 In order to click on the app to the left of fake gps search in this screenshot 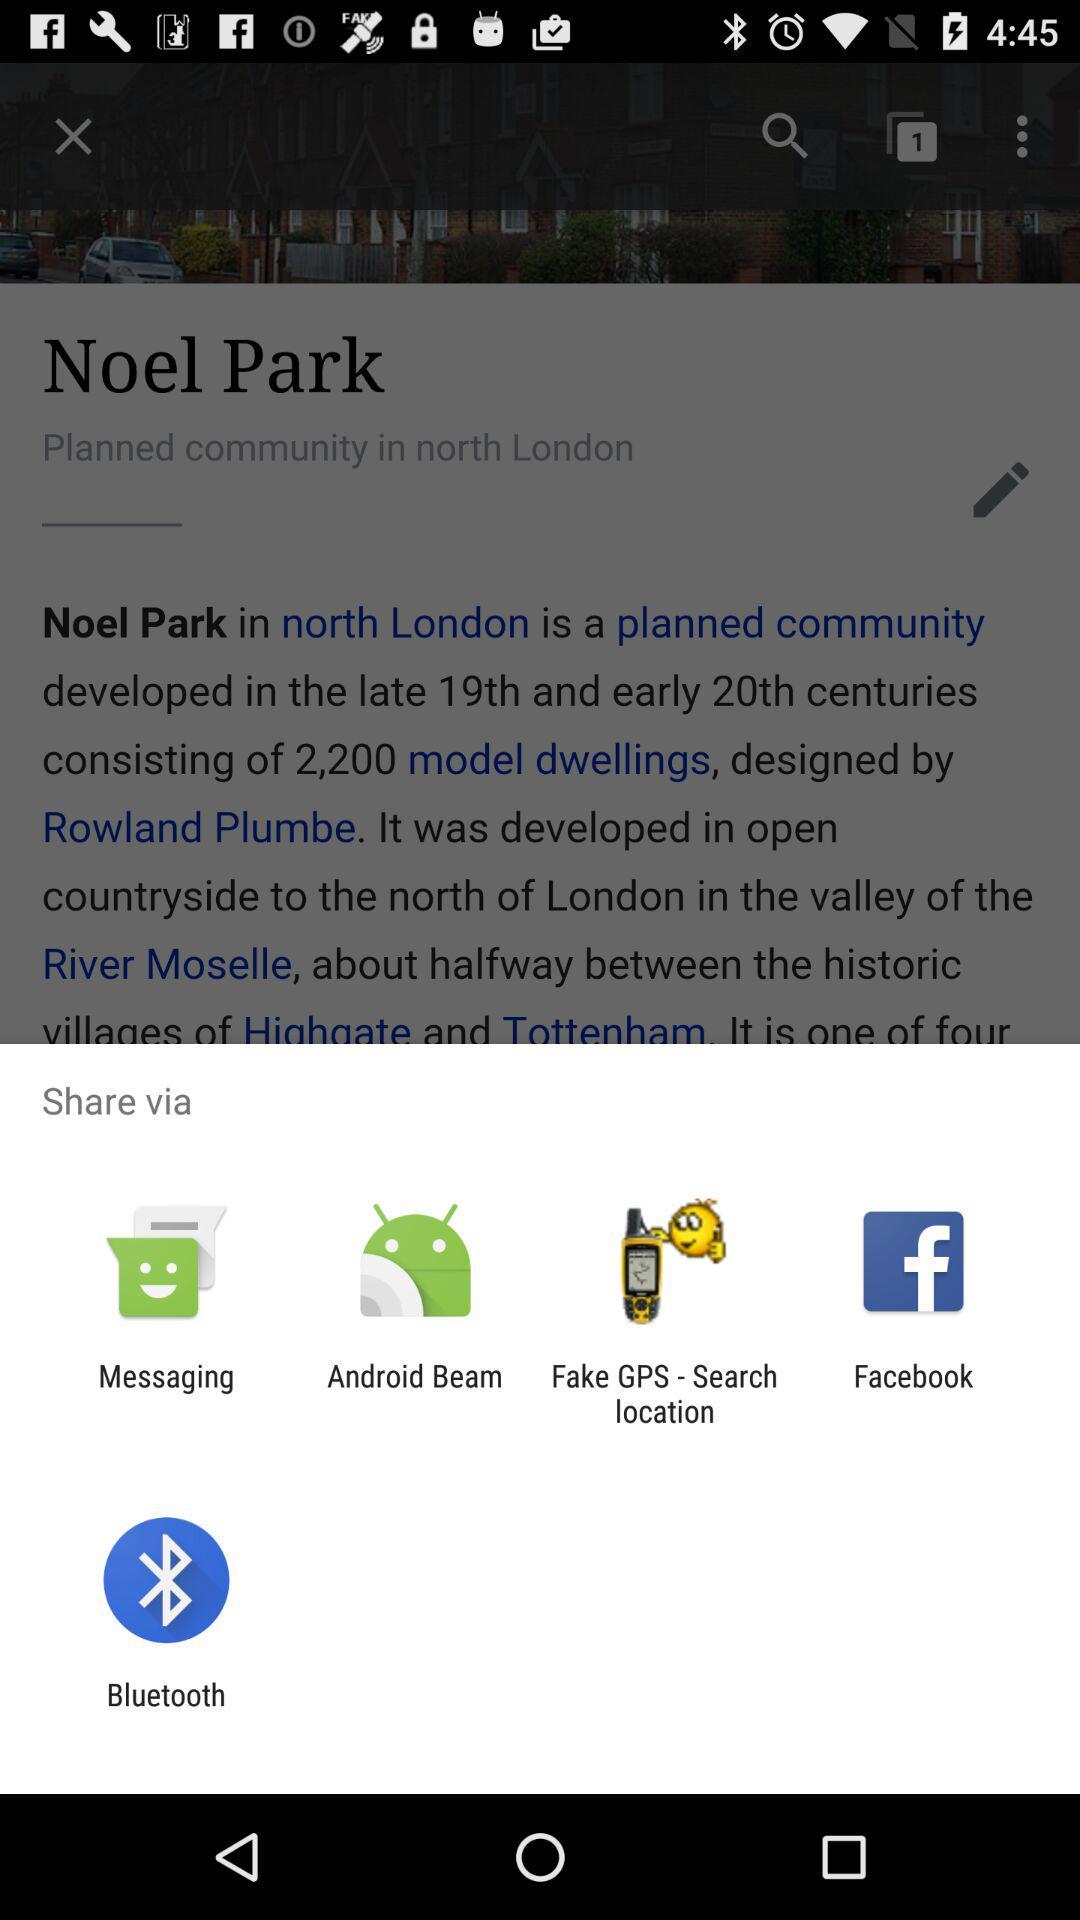, I will do `click(414, 1392)`.